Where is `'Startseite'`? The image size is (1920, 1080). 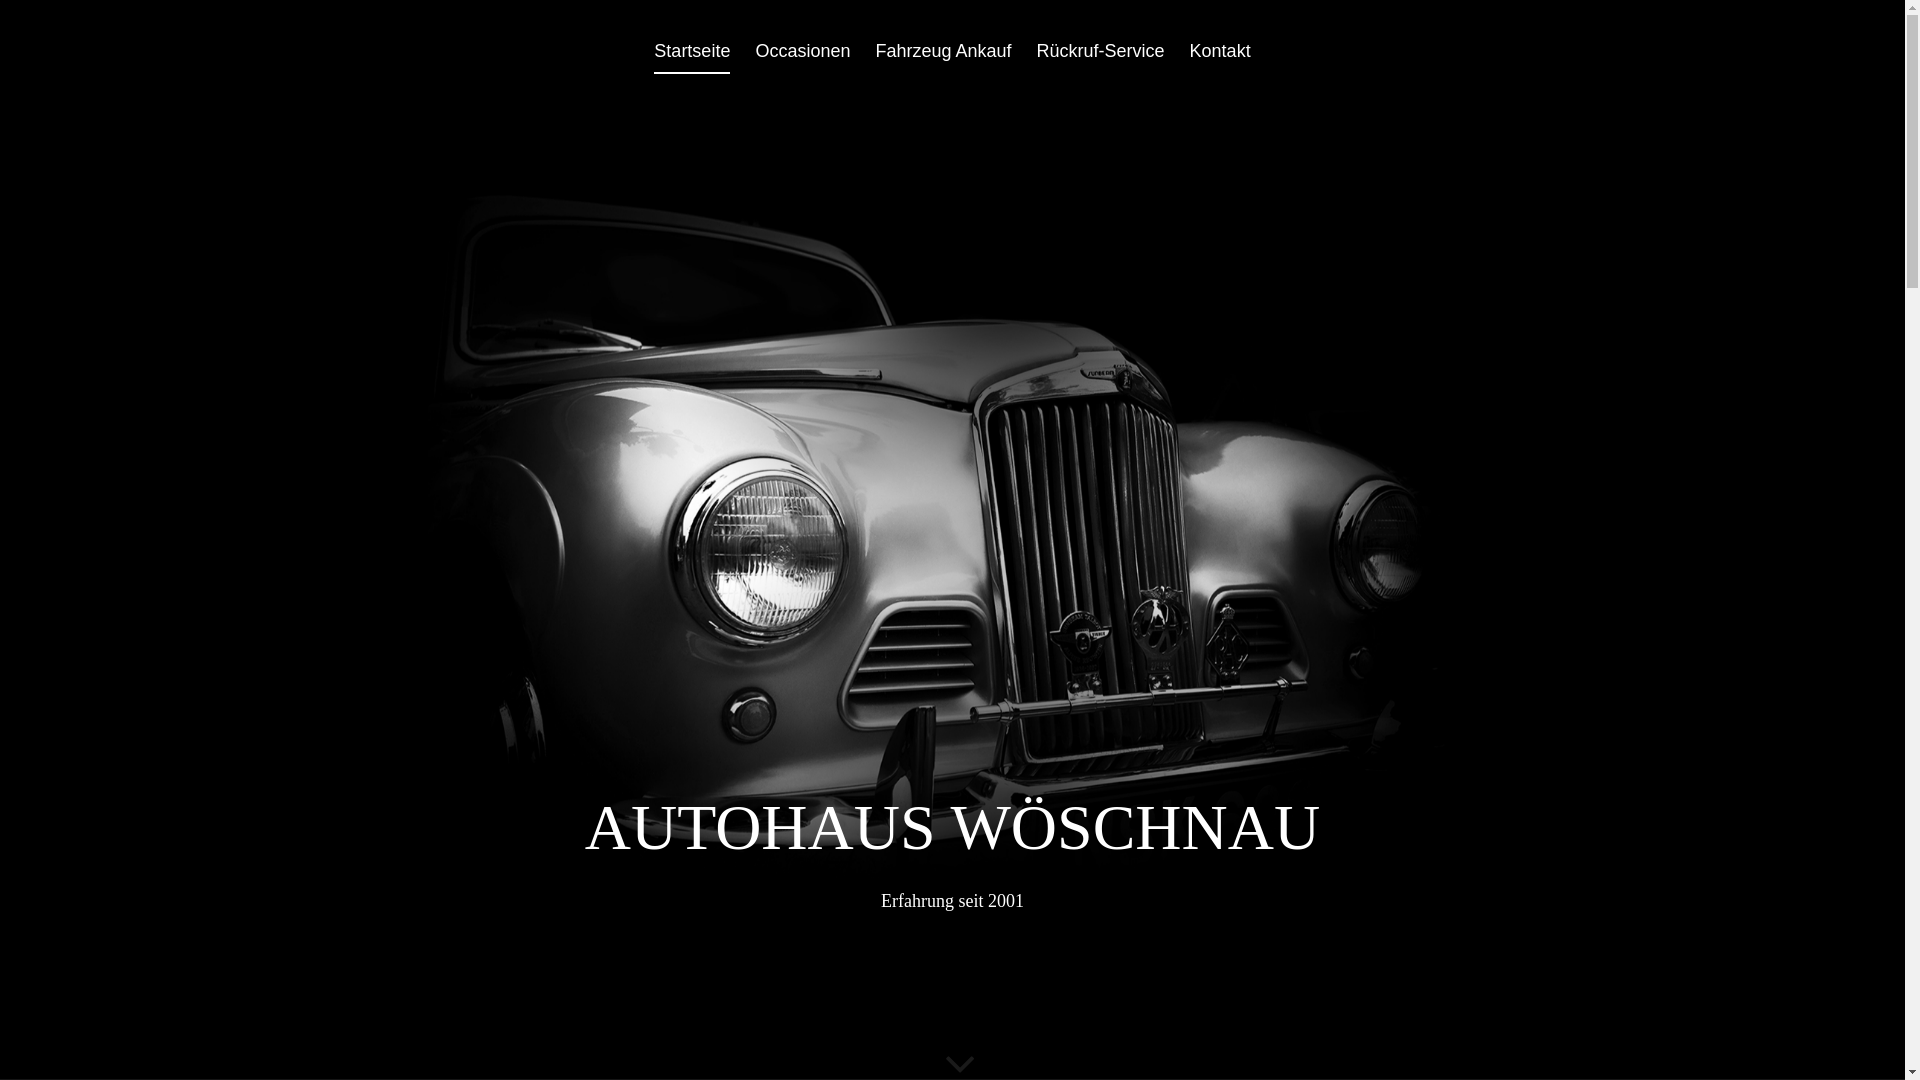 'Startseite' is located at coordinates (691, 56).